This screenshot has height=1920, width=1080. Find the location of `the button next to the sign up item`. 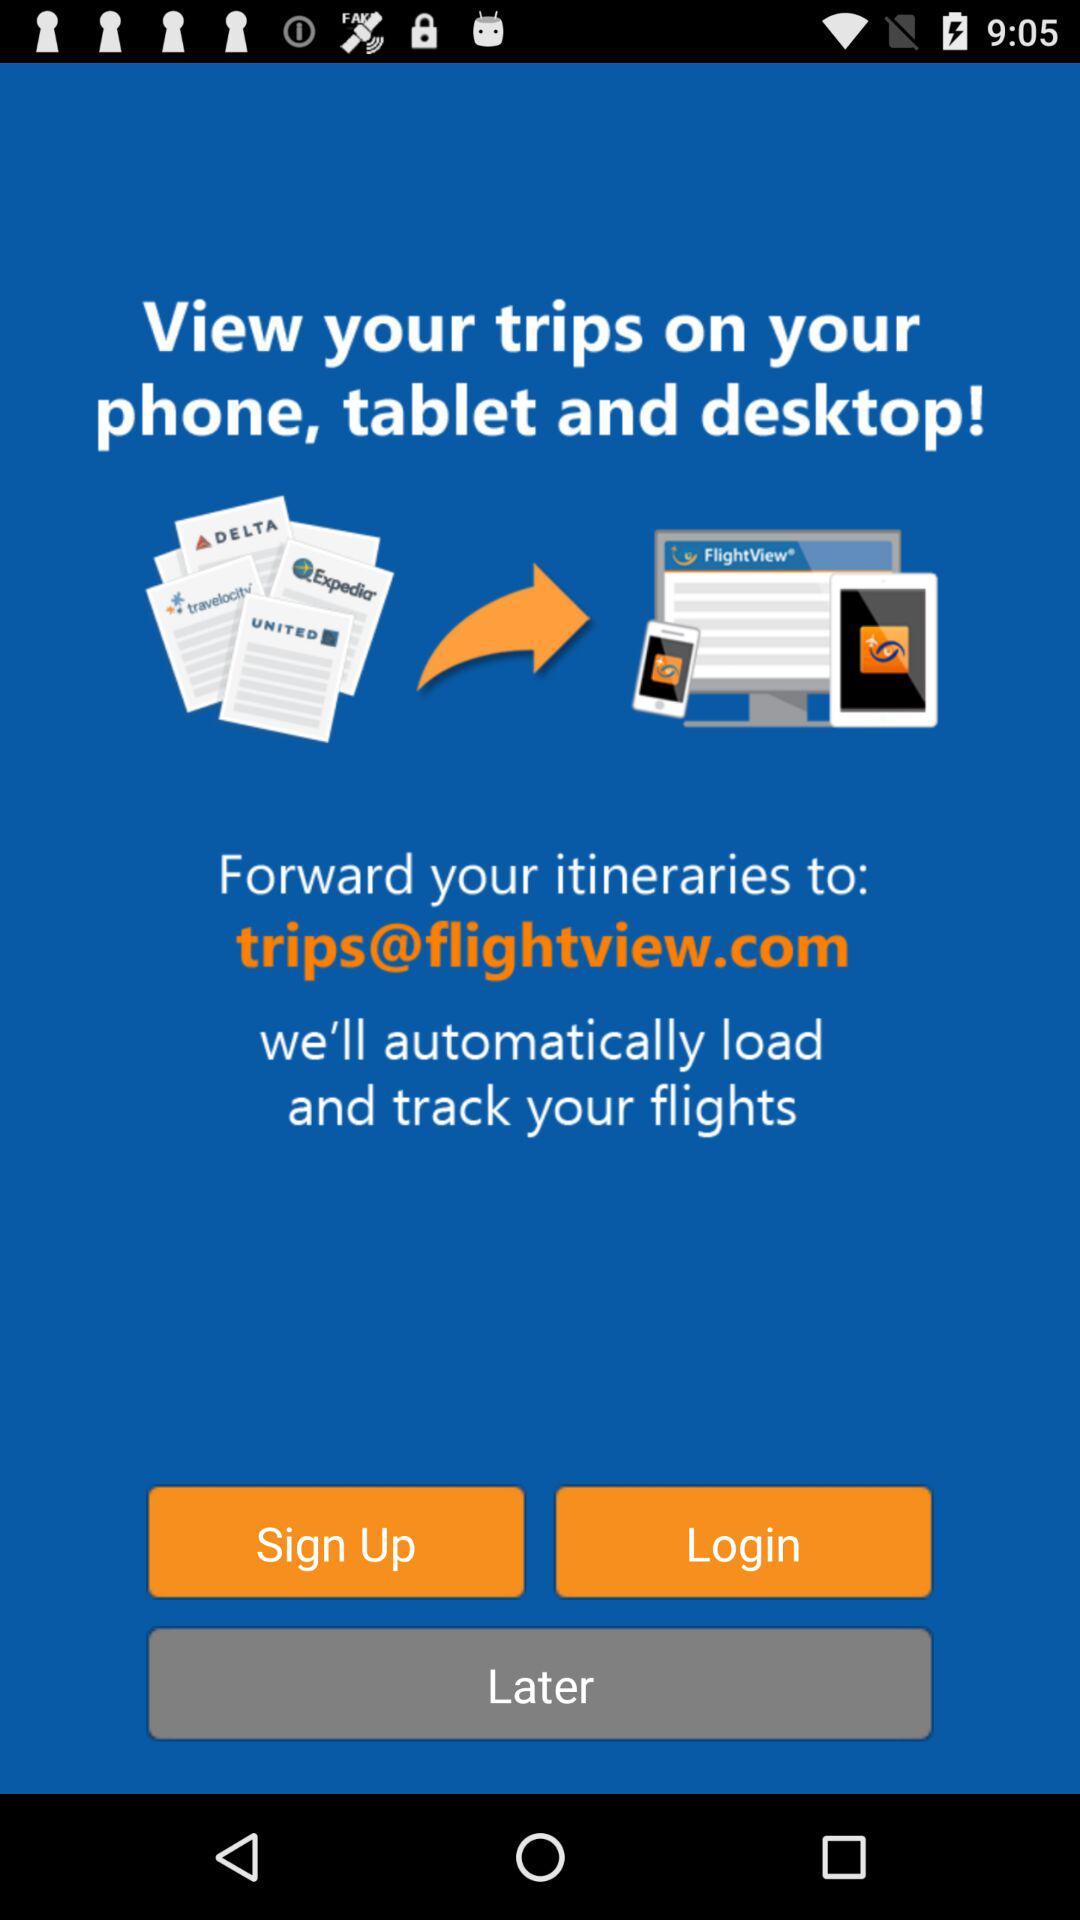

the button next to the sign up item is located at coordinates (743, 1540).